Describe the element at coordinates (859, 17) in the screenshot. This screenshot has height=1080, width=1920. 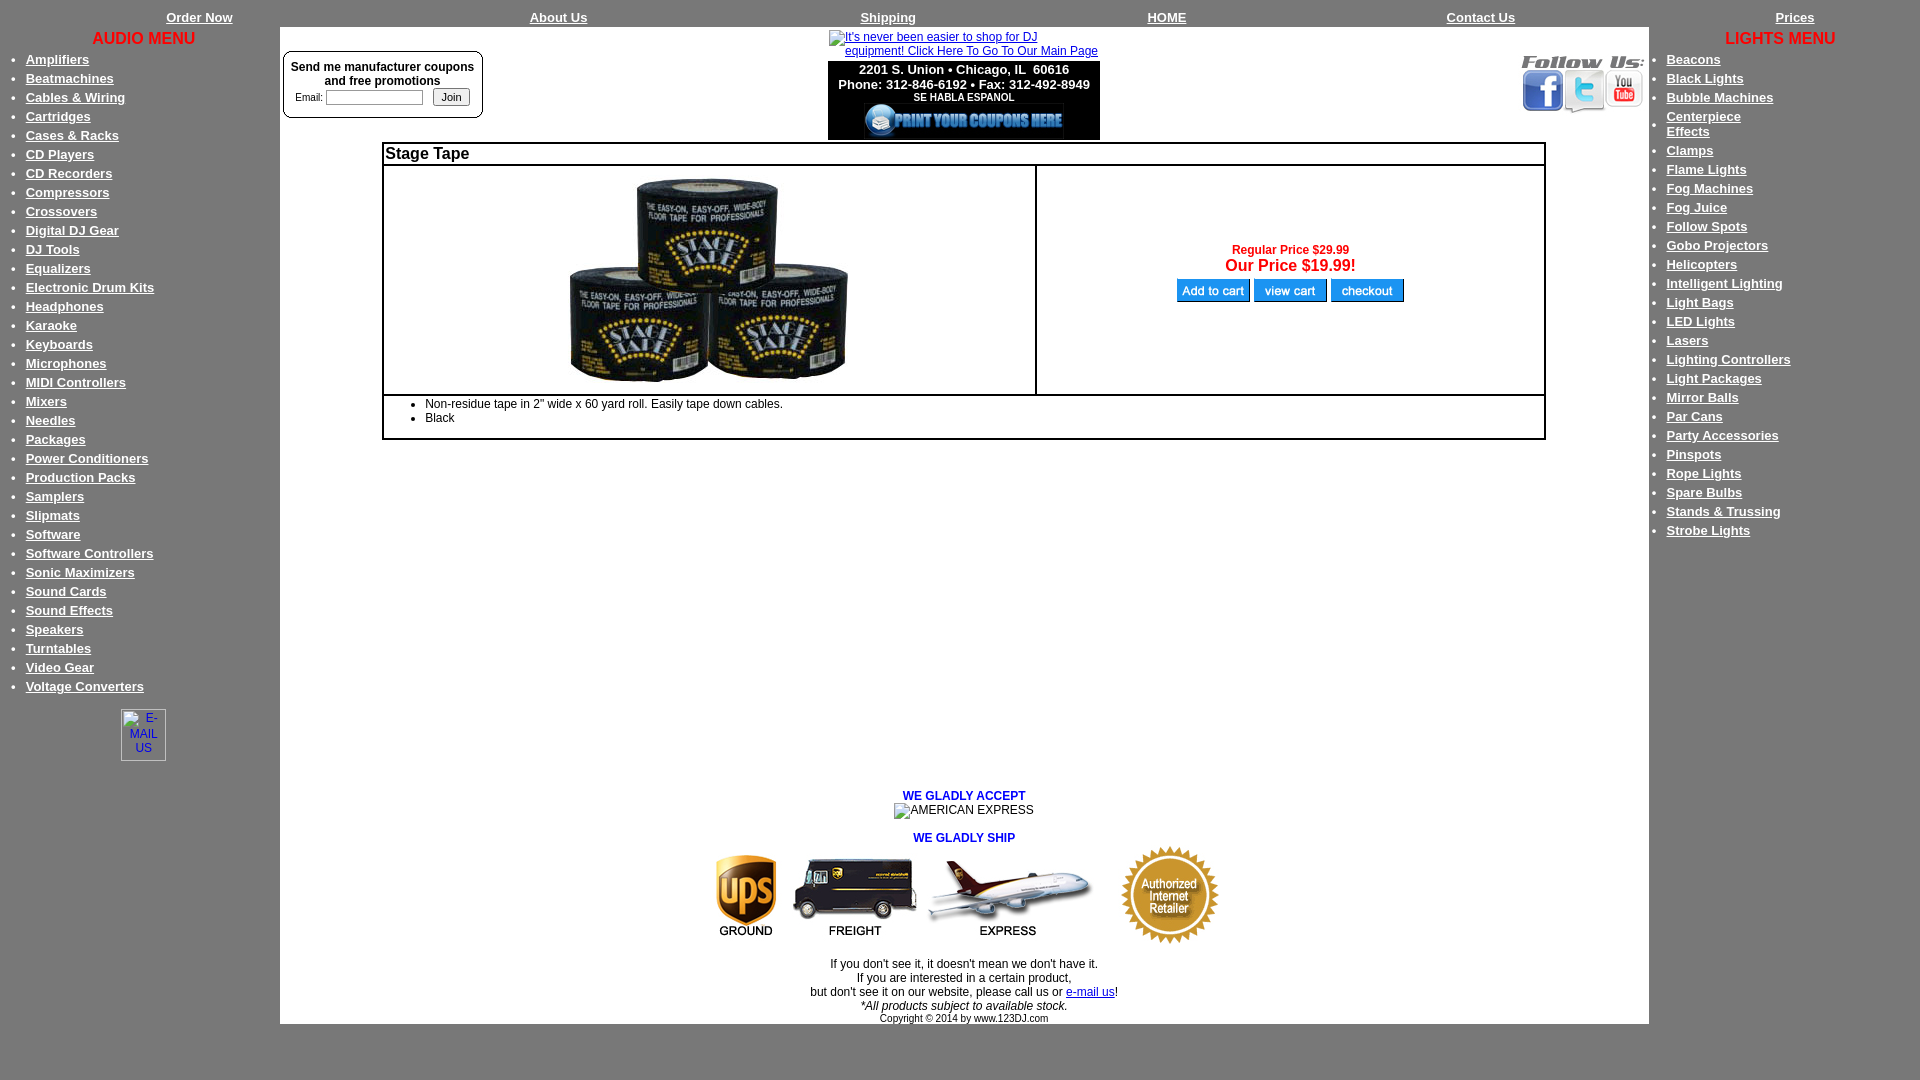
I see `'Shipping'` at that location.